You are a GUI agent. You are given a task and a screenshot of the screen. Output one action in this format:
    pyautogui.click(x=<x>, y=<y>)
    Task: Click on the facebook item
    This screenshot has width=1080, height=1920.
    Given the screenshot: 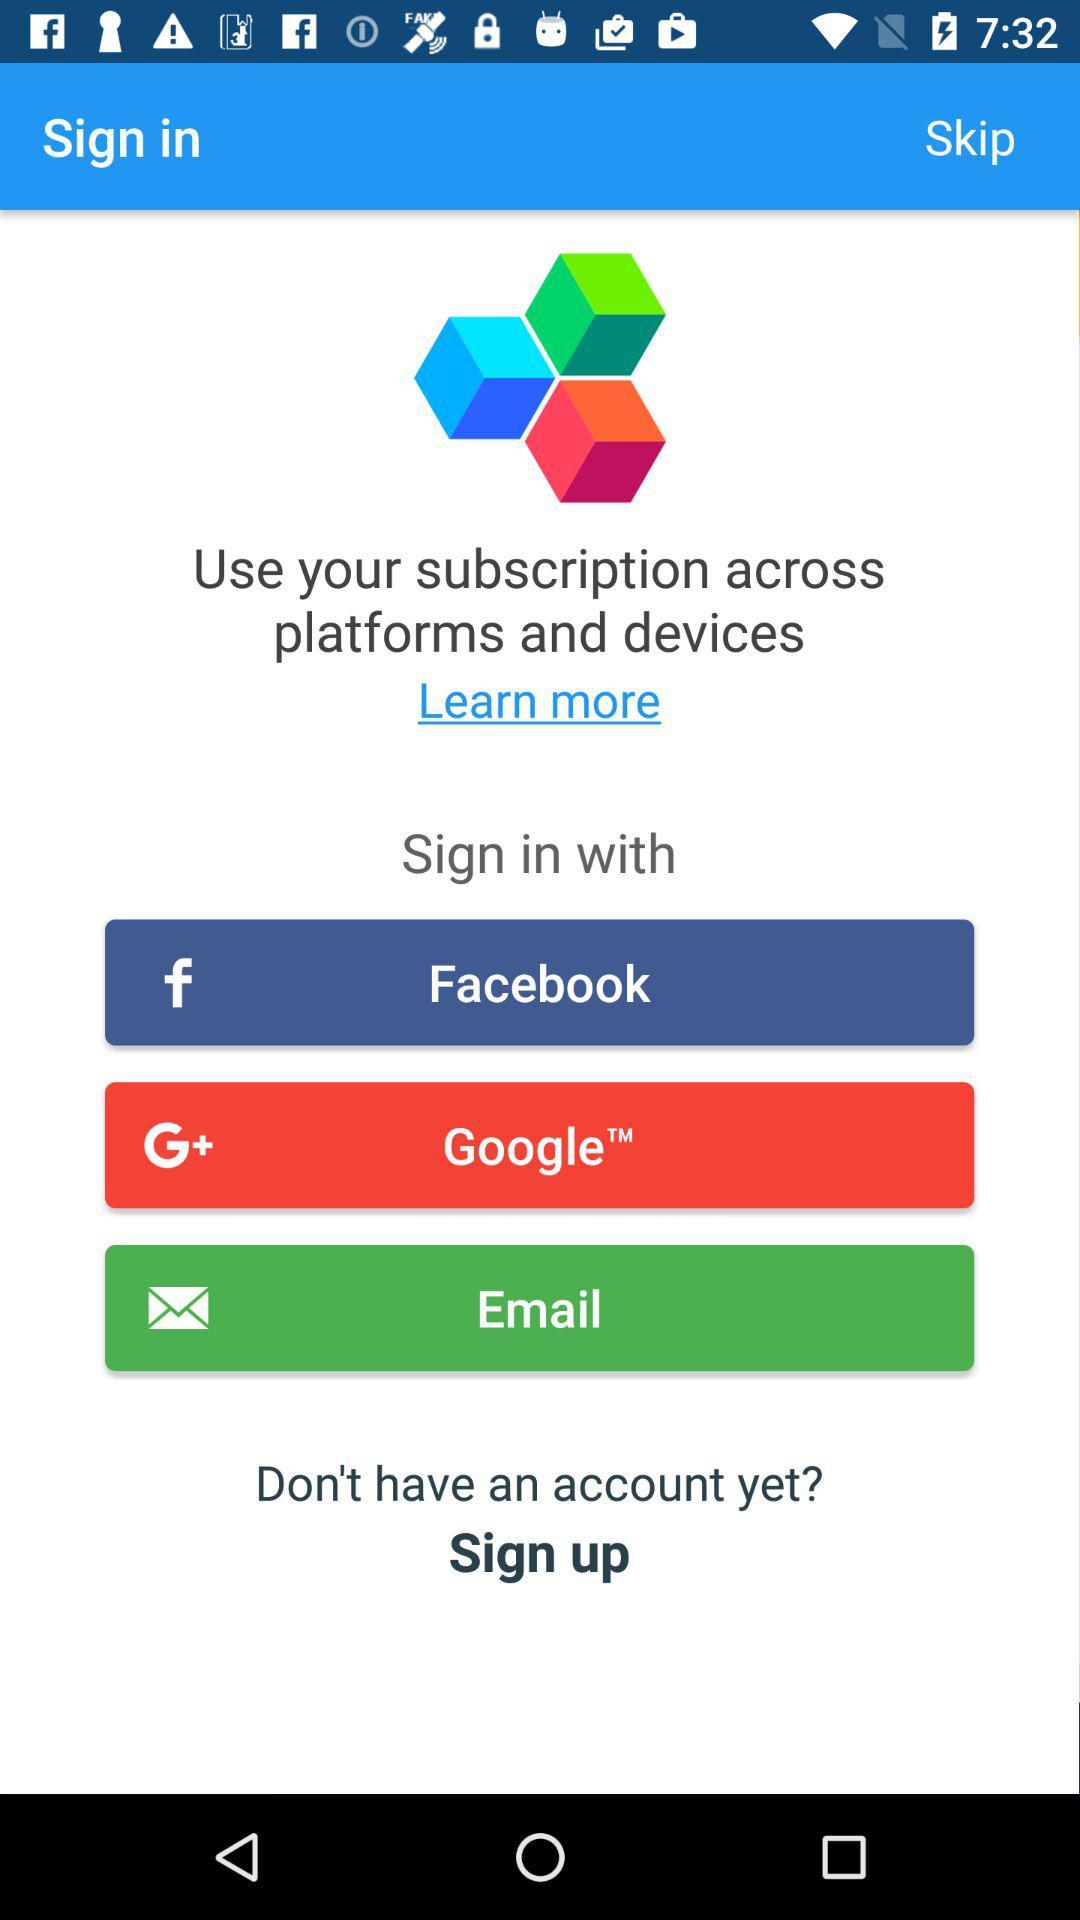 What is the action you would take?
    pyautogui.click(x=538, y=982)
    